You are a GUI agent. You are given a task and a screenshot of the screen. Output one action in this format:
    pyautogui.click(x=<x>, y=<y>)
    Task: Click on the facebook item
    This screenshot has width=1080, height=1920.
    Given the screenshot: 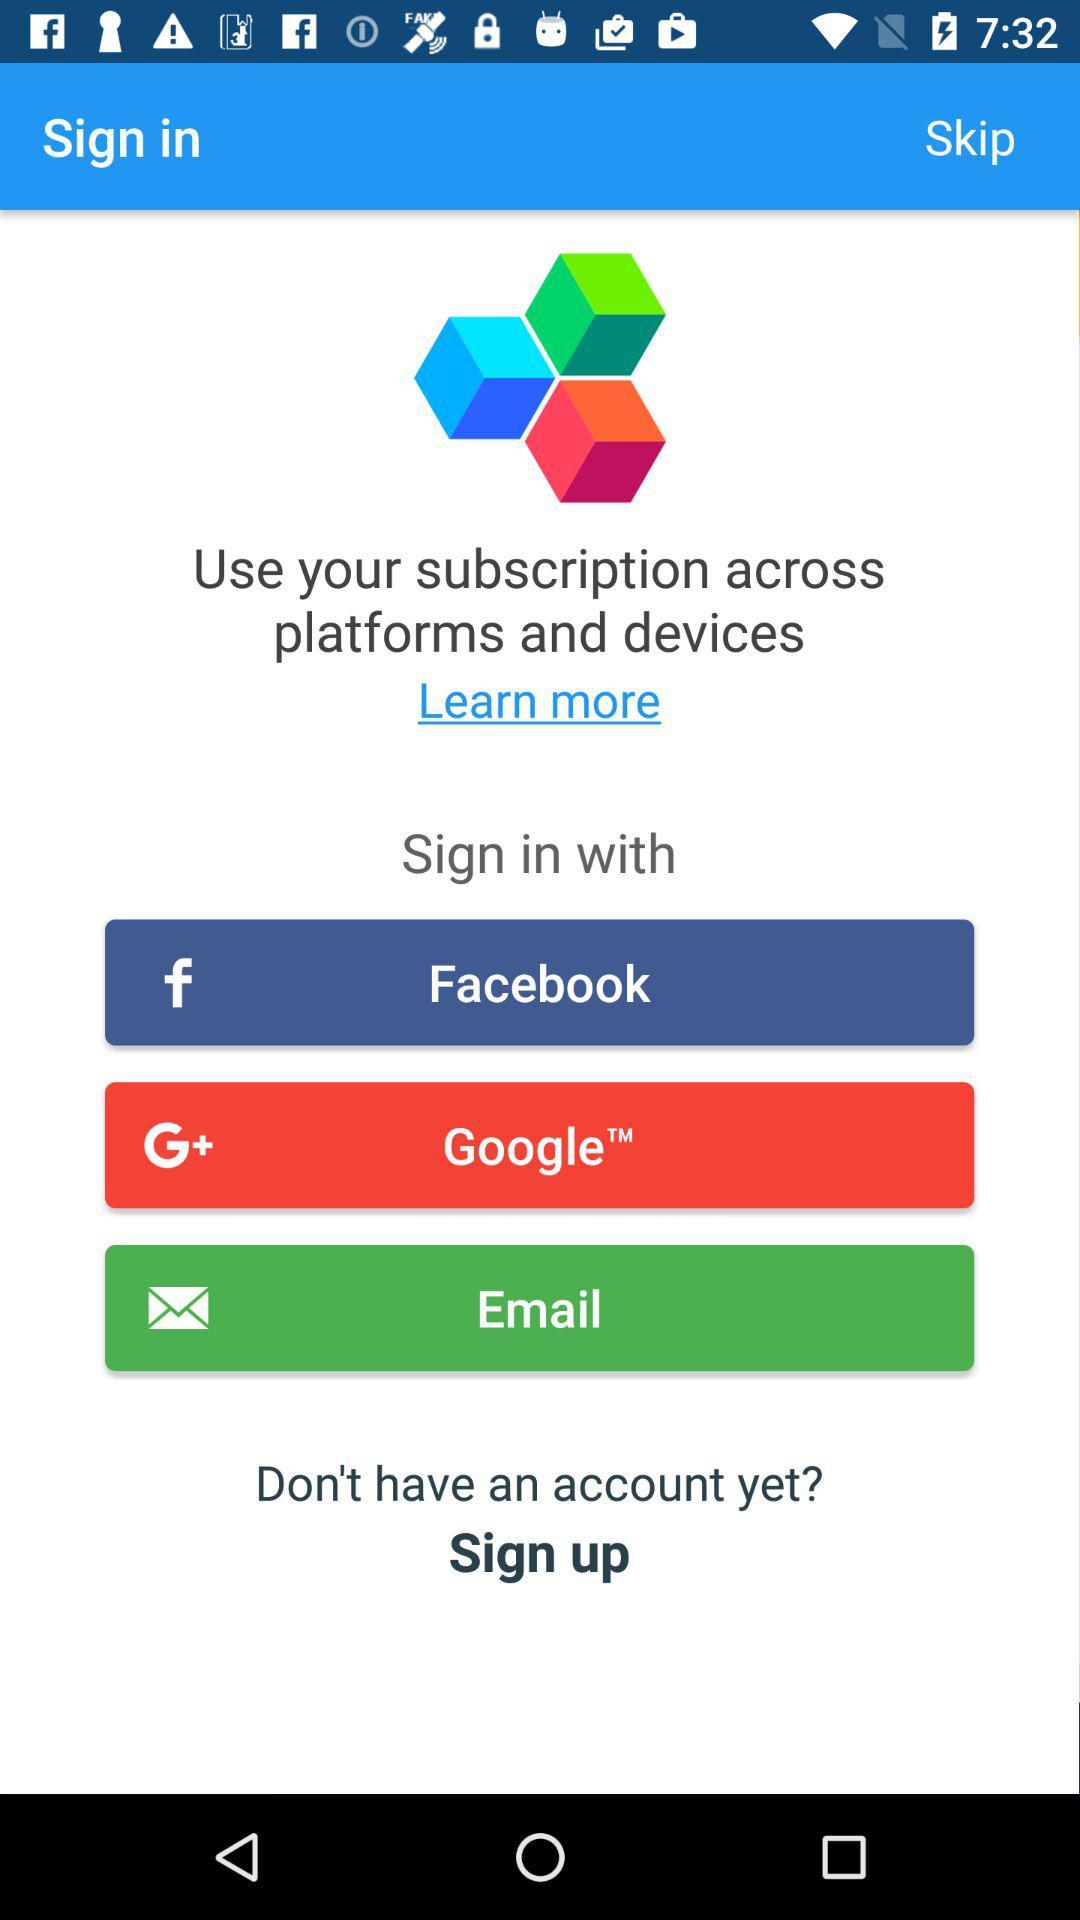 What is the action you would take?
    pyautogui.click(x=538, y=982)
    